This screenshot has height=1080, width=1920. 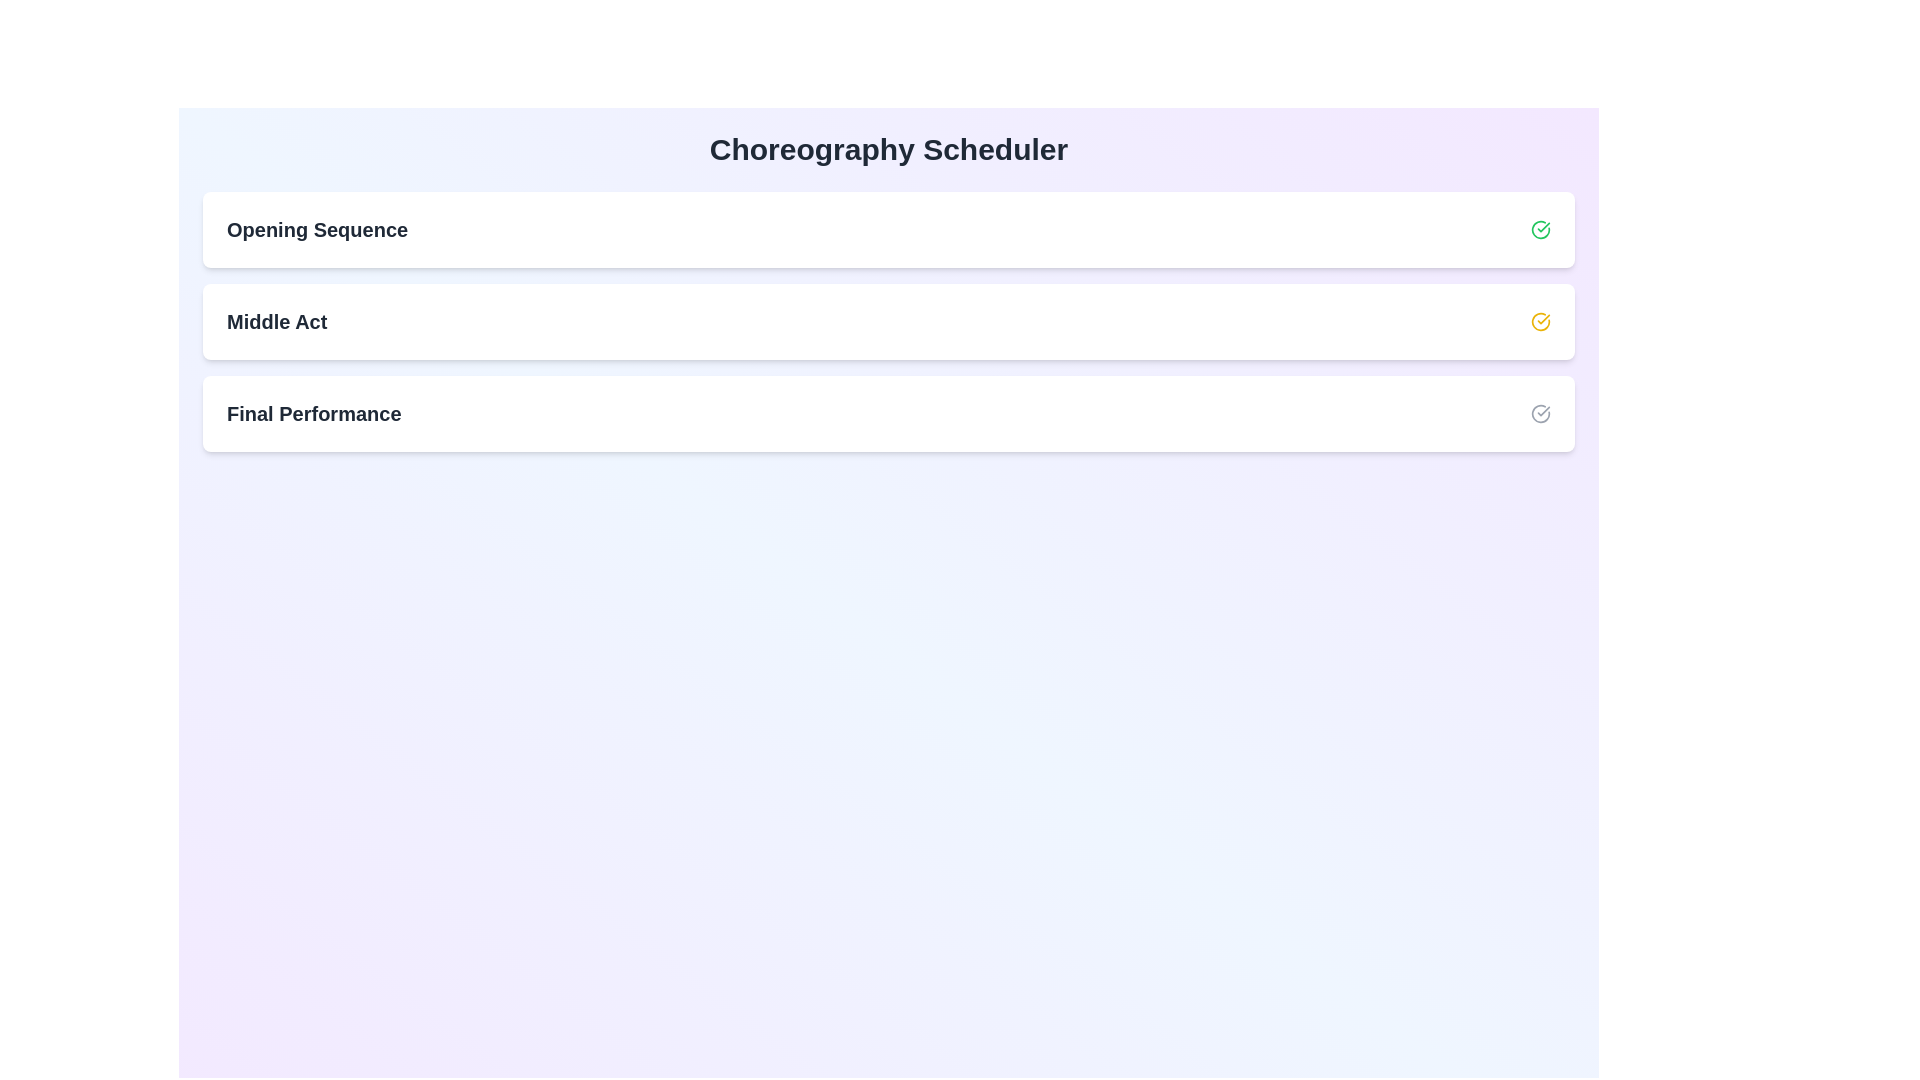 I want to click on status icon of the routine Opening Sequence, so click(x=1539, y=229).